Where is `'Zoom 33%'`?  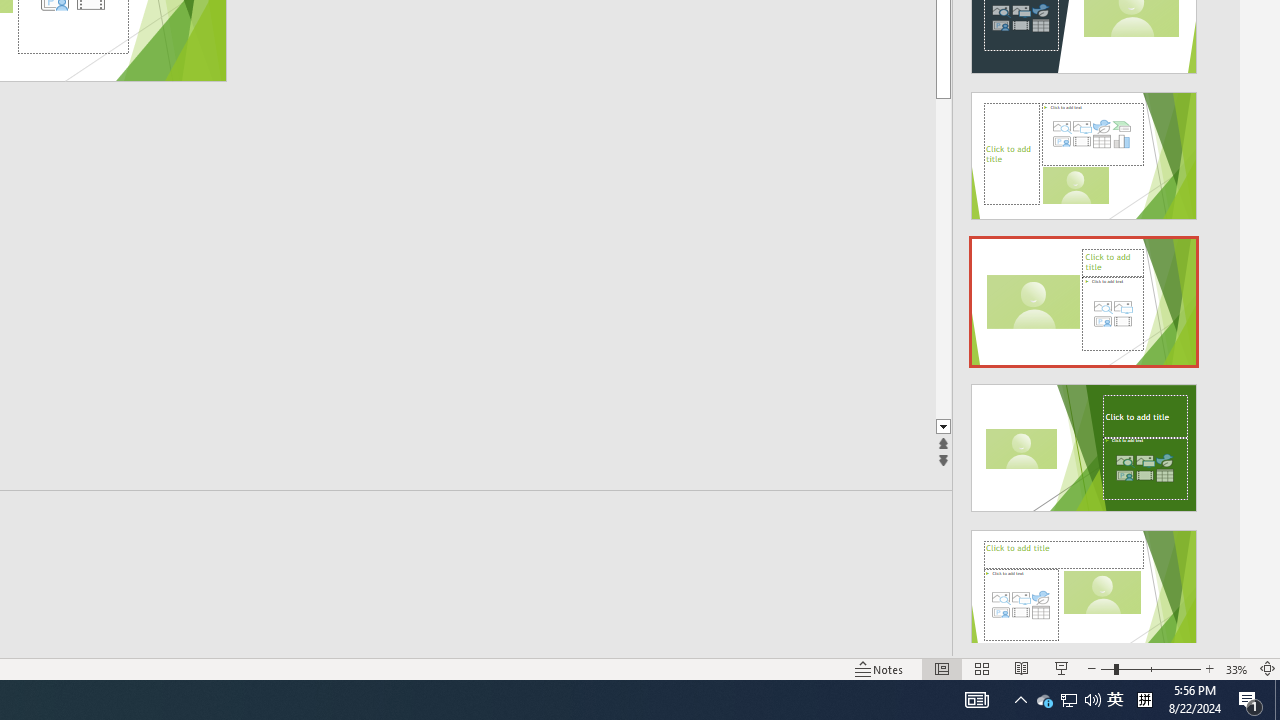 'Zoom 33%' is located at coordinates (1236, 669).